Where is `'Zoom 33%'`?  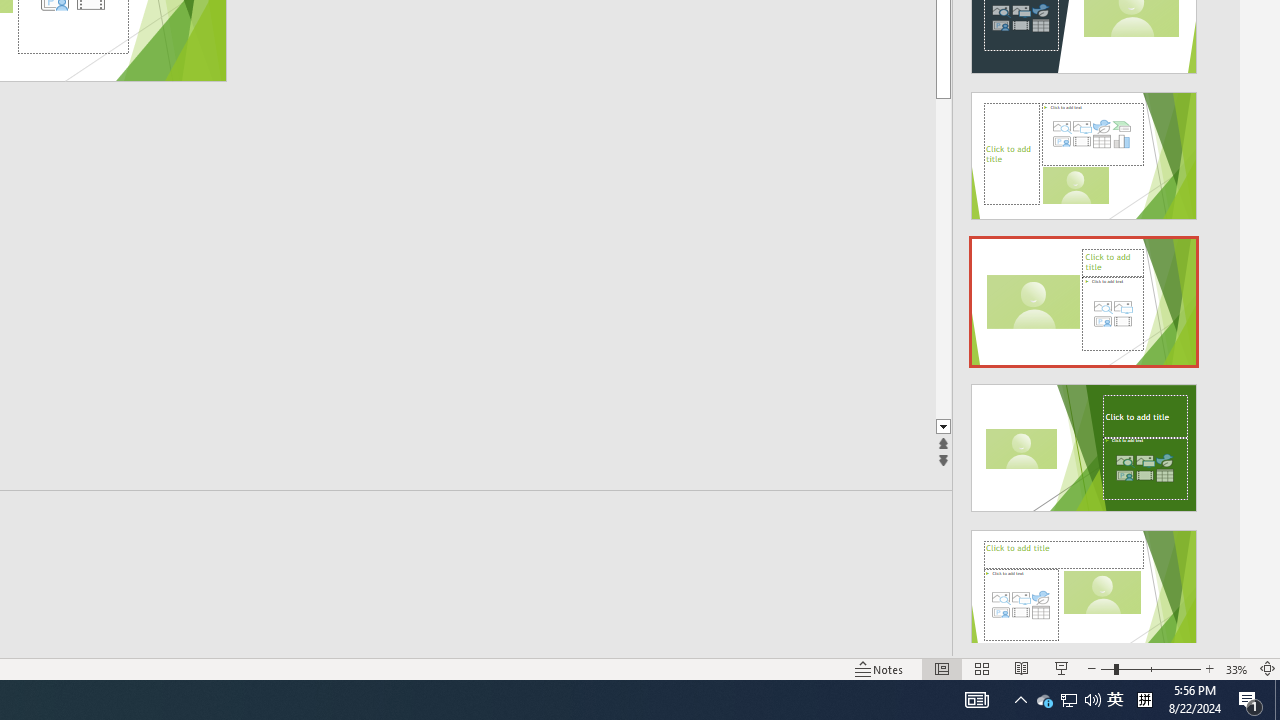 'Zoom 33%' is located at coordinates (1236, 669).